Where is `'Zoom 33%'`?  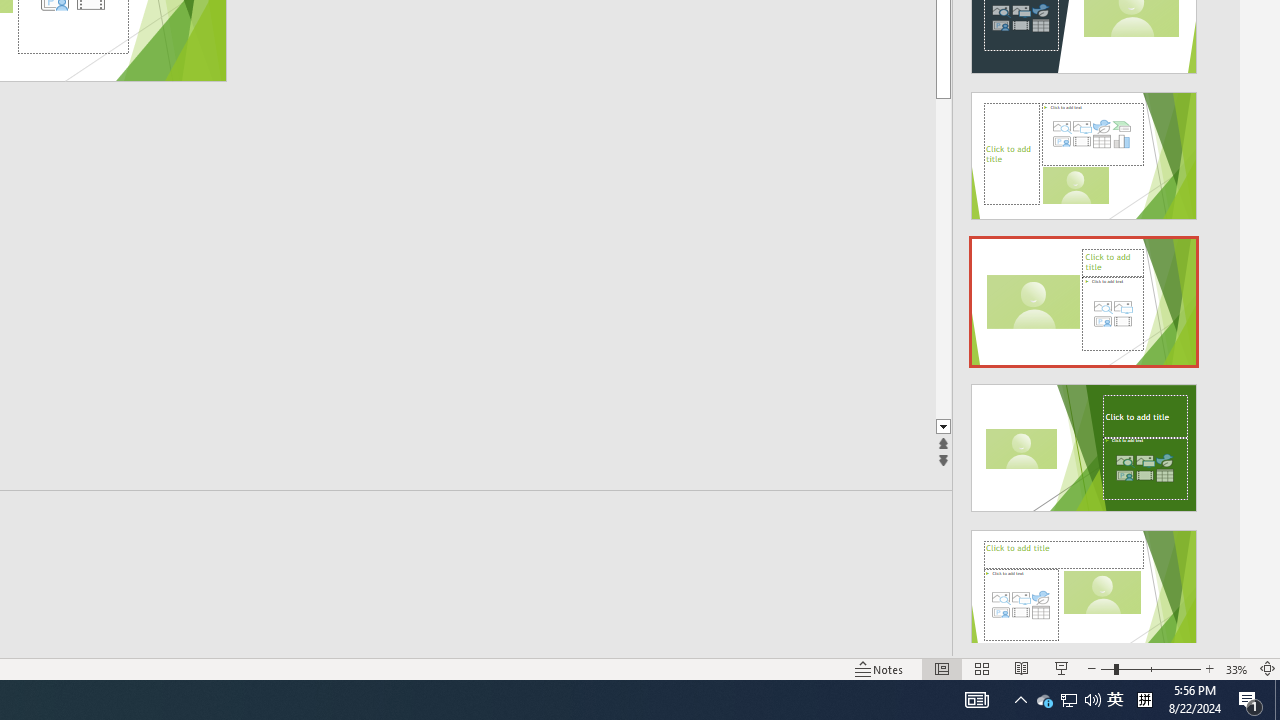 'Zoom 33%' is located at coordinates (1236, 669).